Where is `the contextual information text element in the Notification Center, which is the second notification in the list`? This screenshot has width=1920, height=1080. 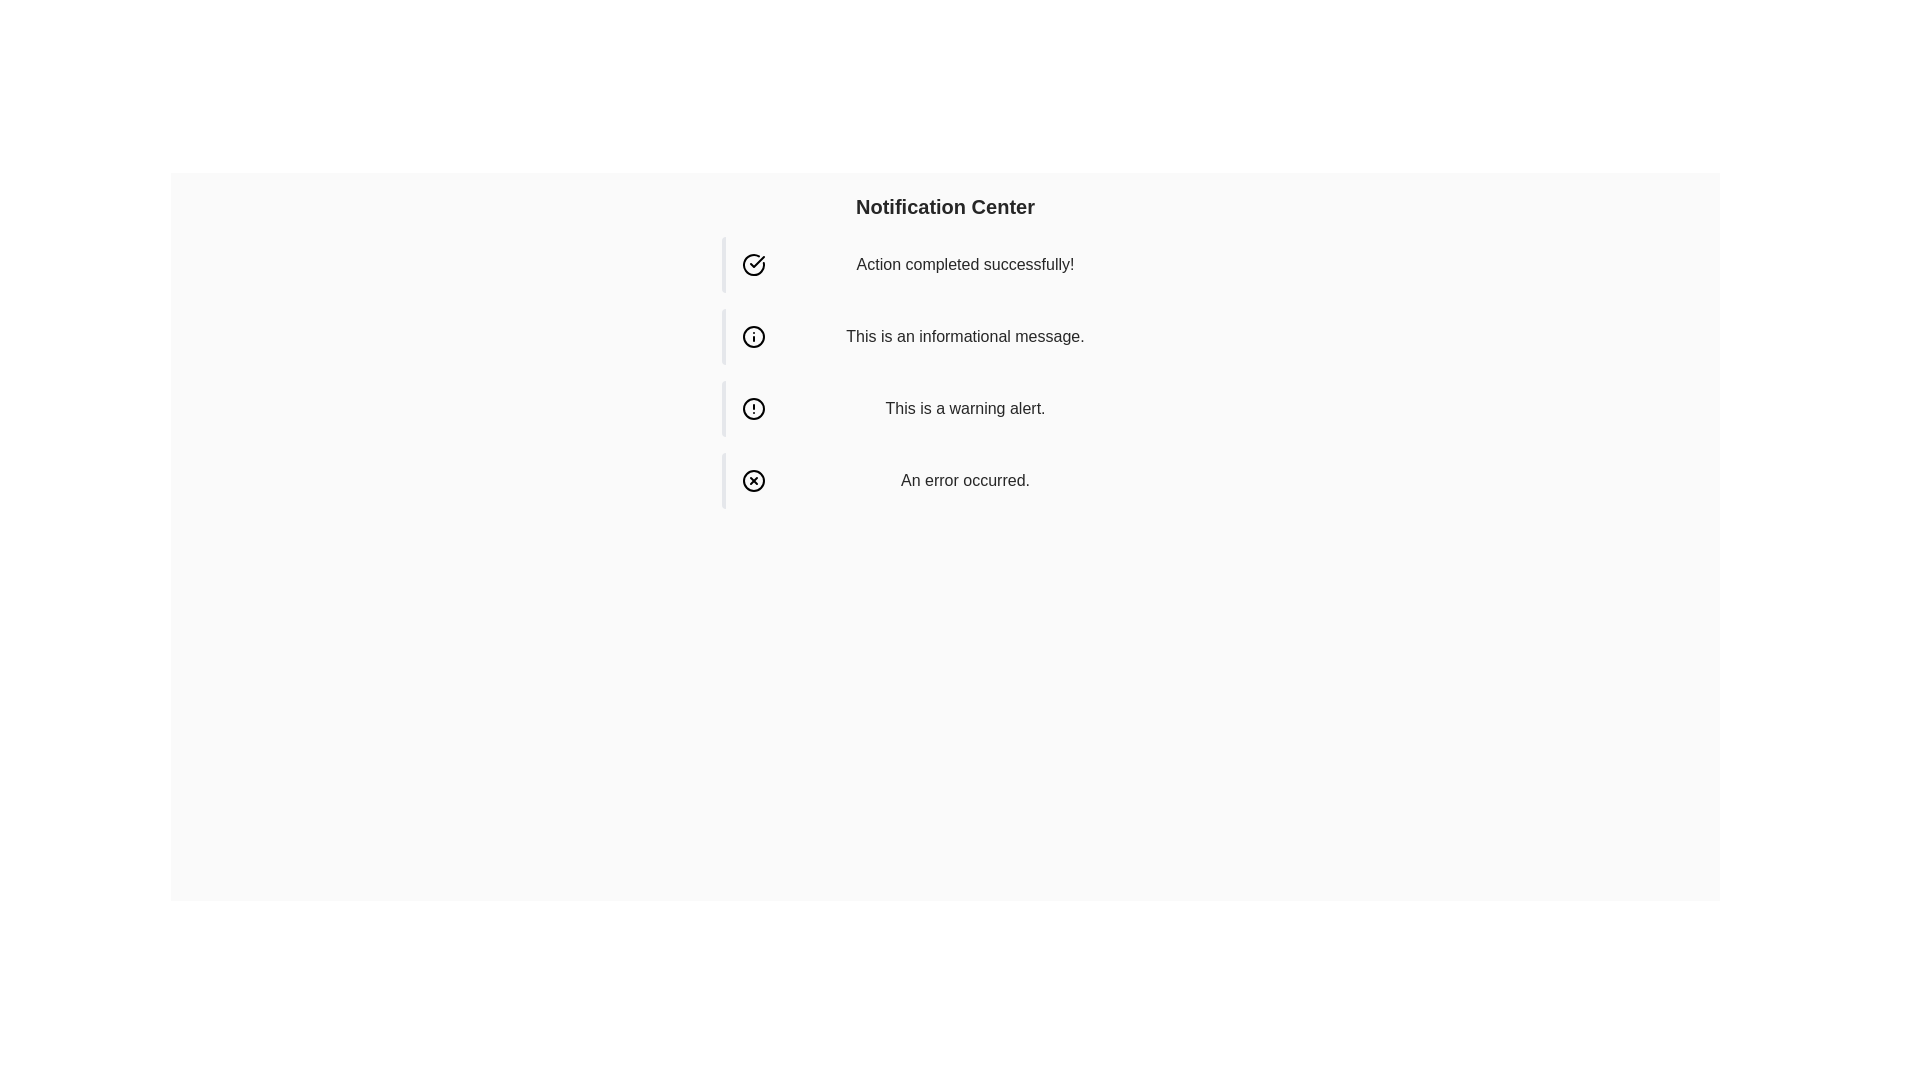
the contextual information text element in the Notification Center, which is the second notification in the list is located at coordinates (965, 335).